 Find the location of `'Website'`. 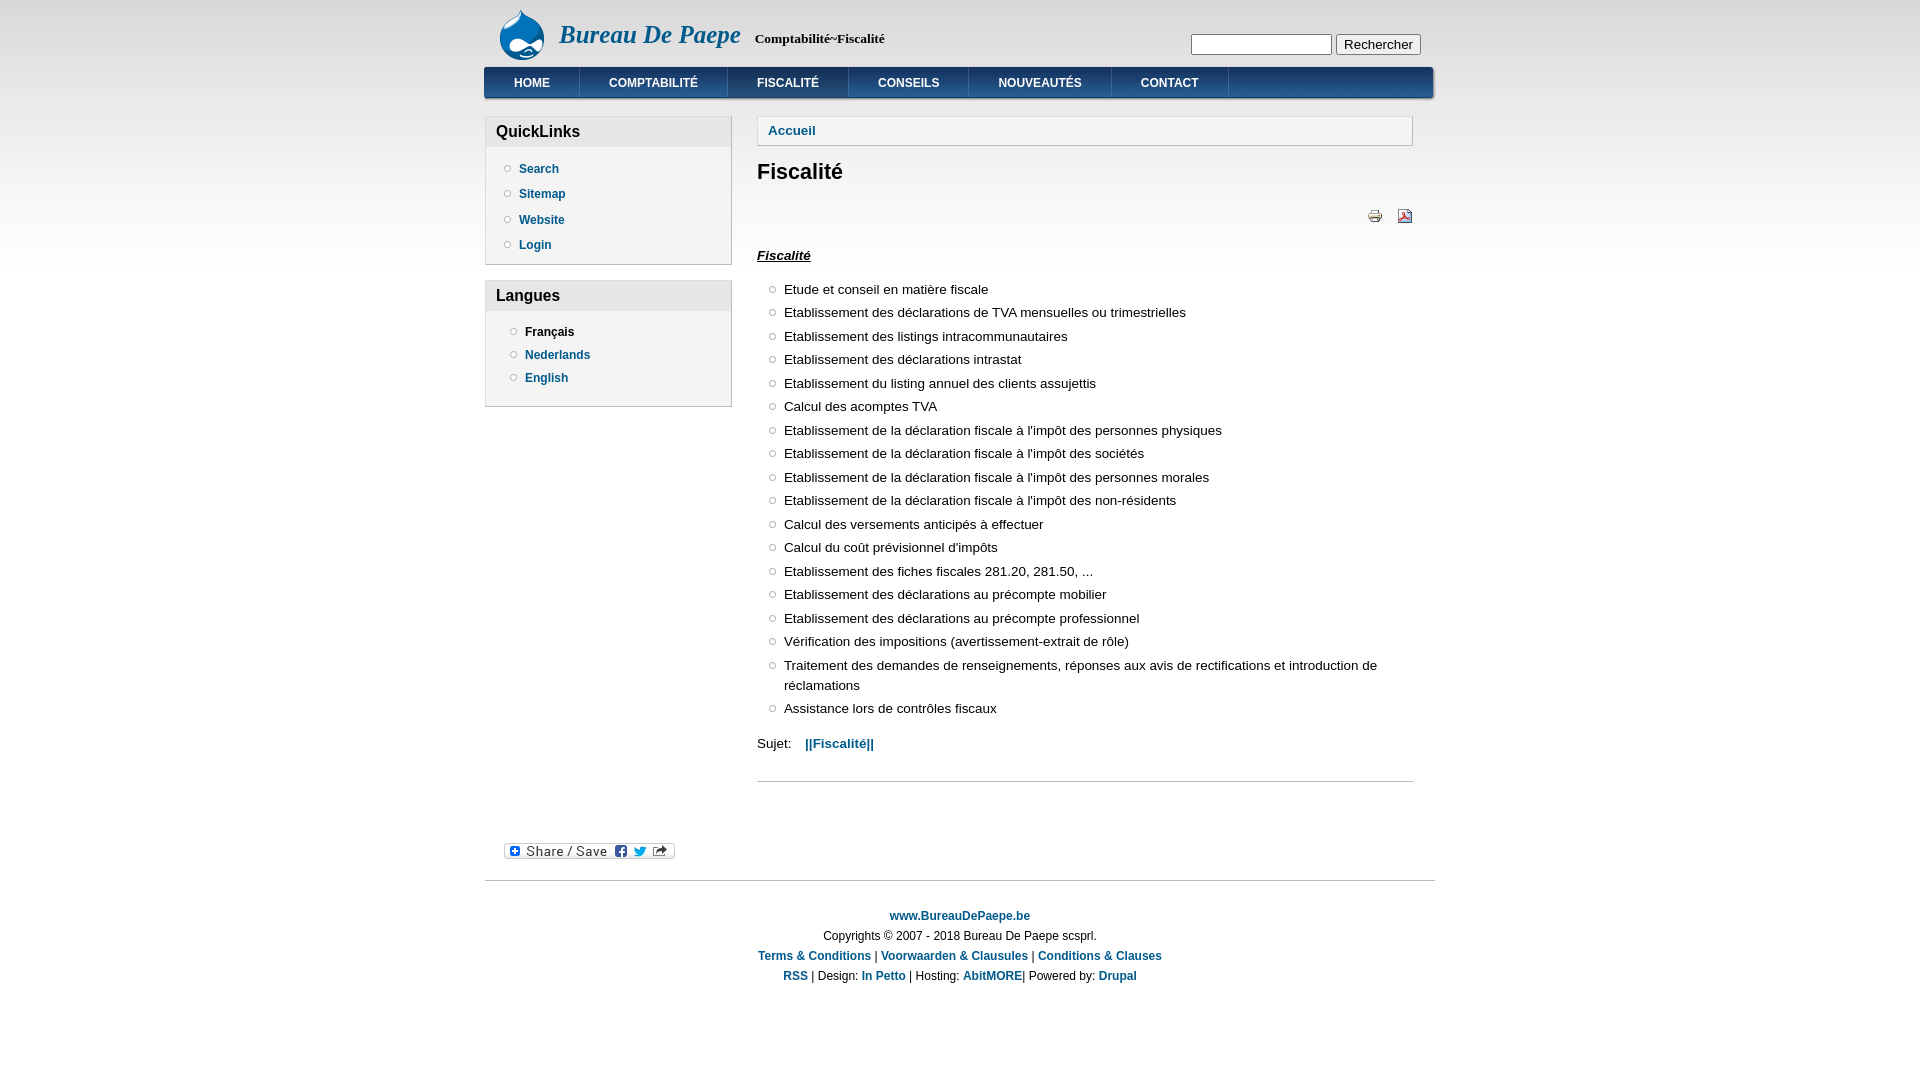

'Website' is located at coordinates (613, 219).